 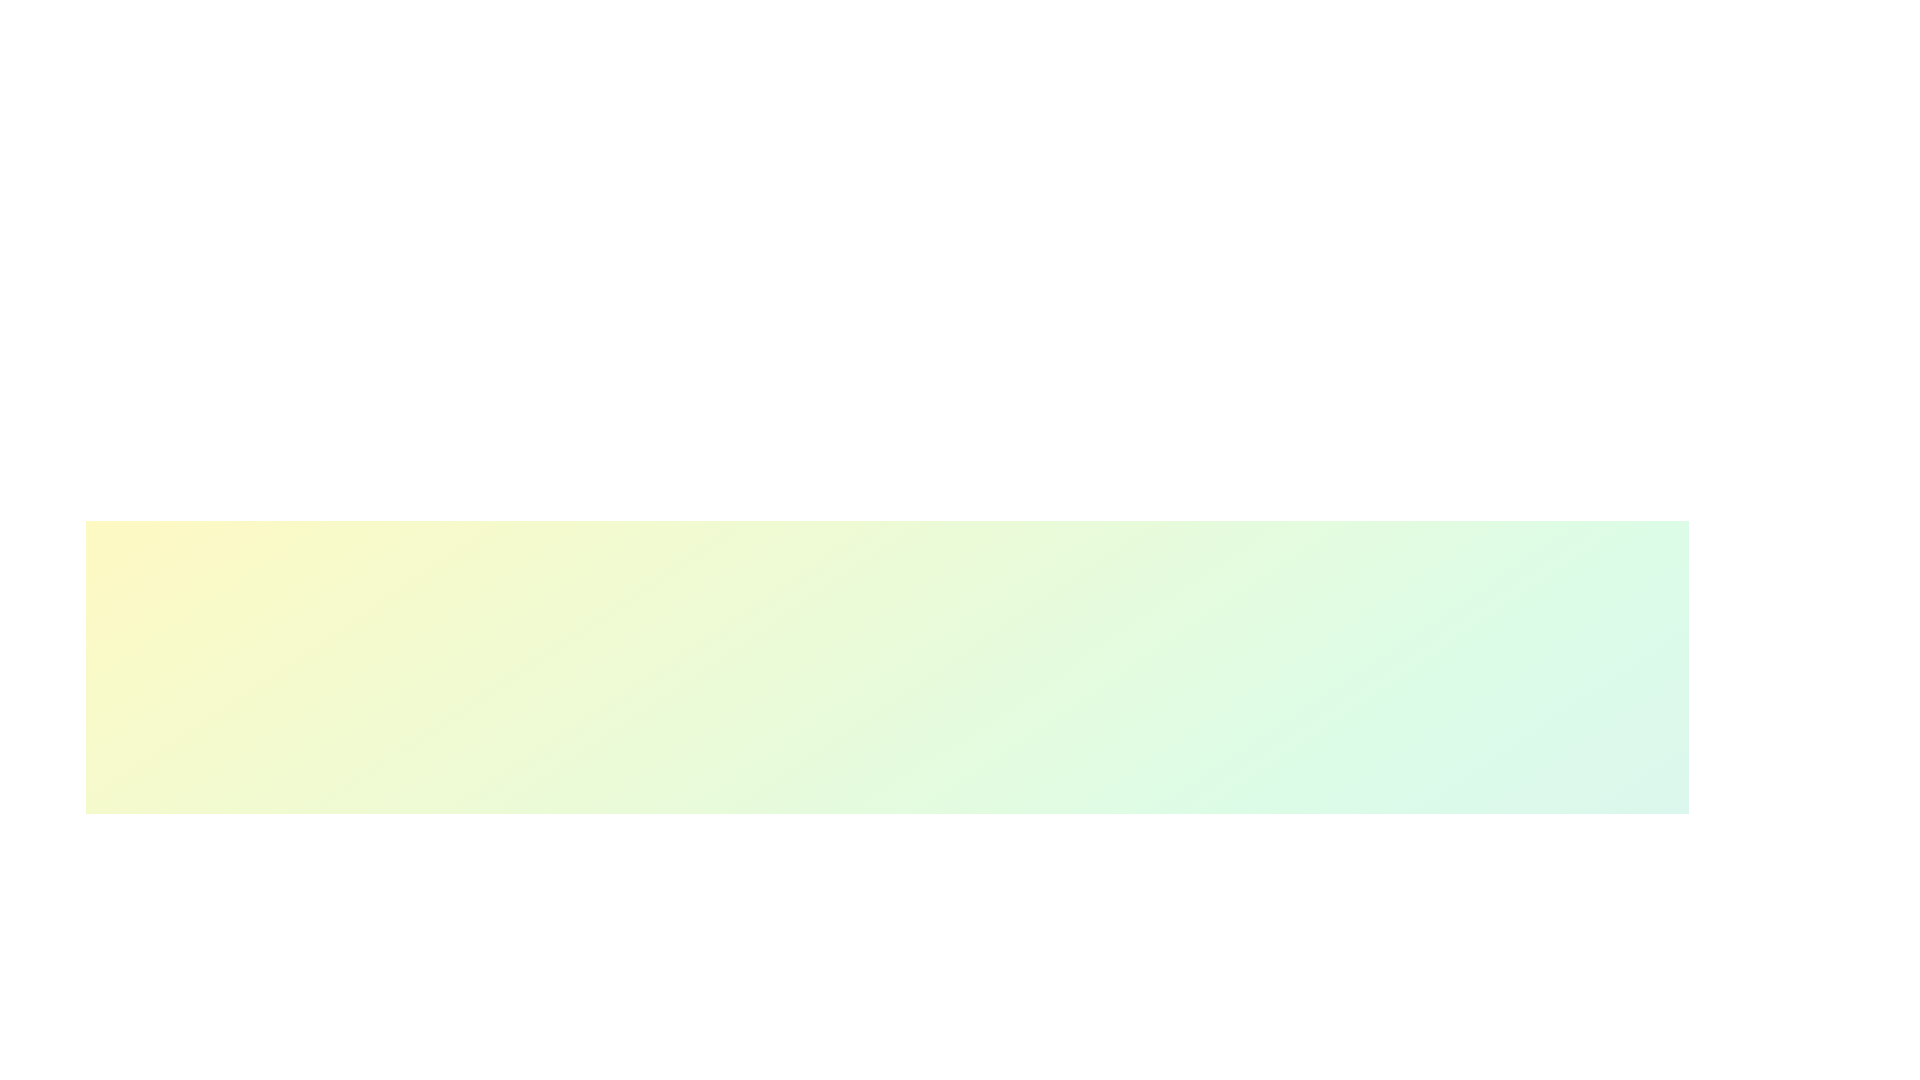 What do you see at coordinates (1008, 1068) in the screenshot?
I see `the skill progress slider for 1 to 77%` at bounding box center [1008, 1068].